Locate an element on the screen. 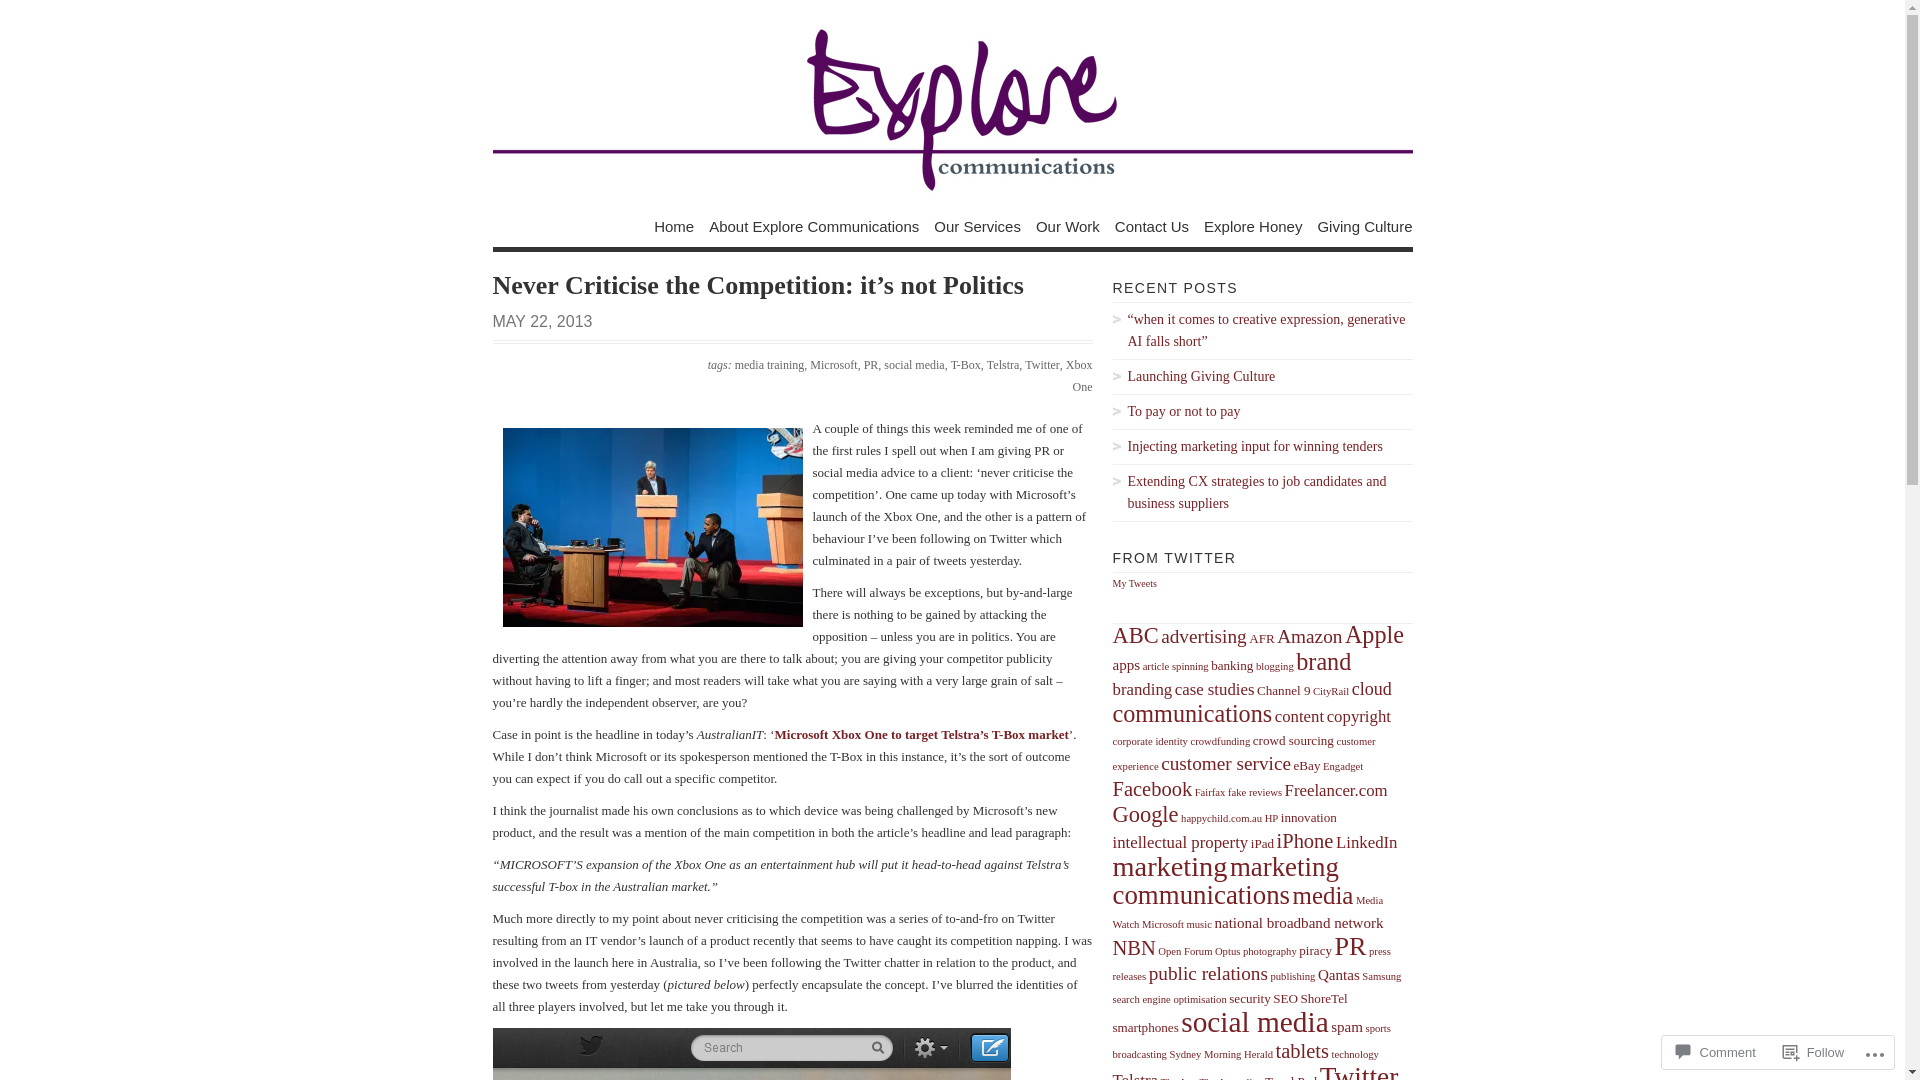  'CityRail' is located at coordinates (1330, 690).